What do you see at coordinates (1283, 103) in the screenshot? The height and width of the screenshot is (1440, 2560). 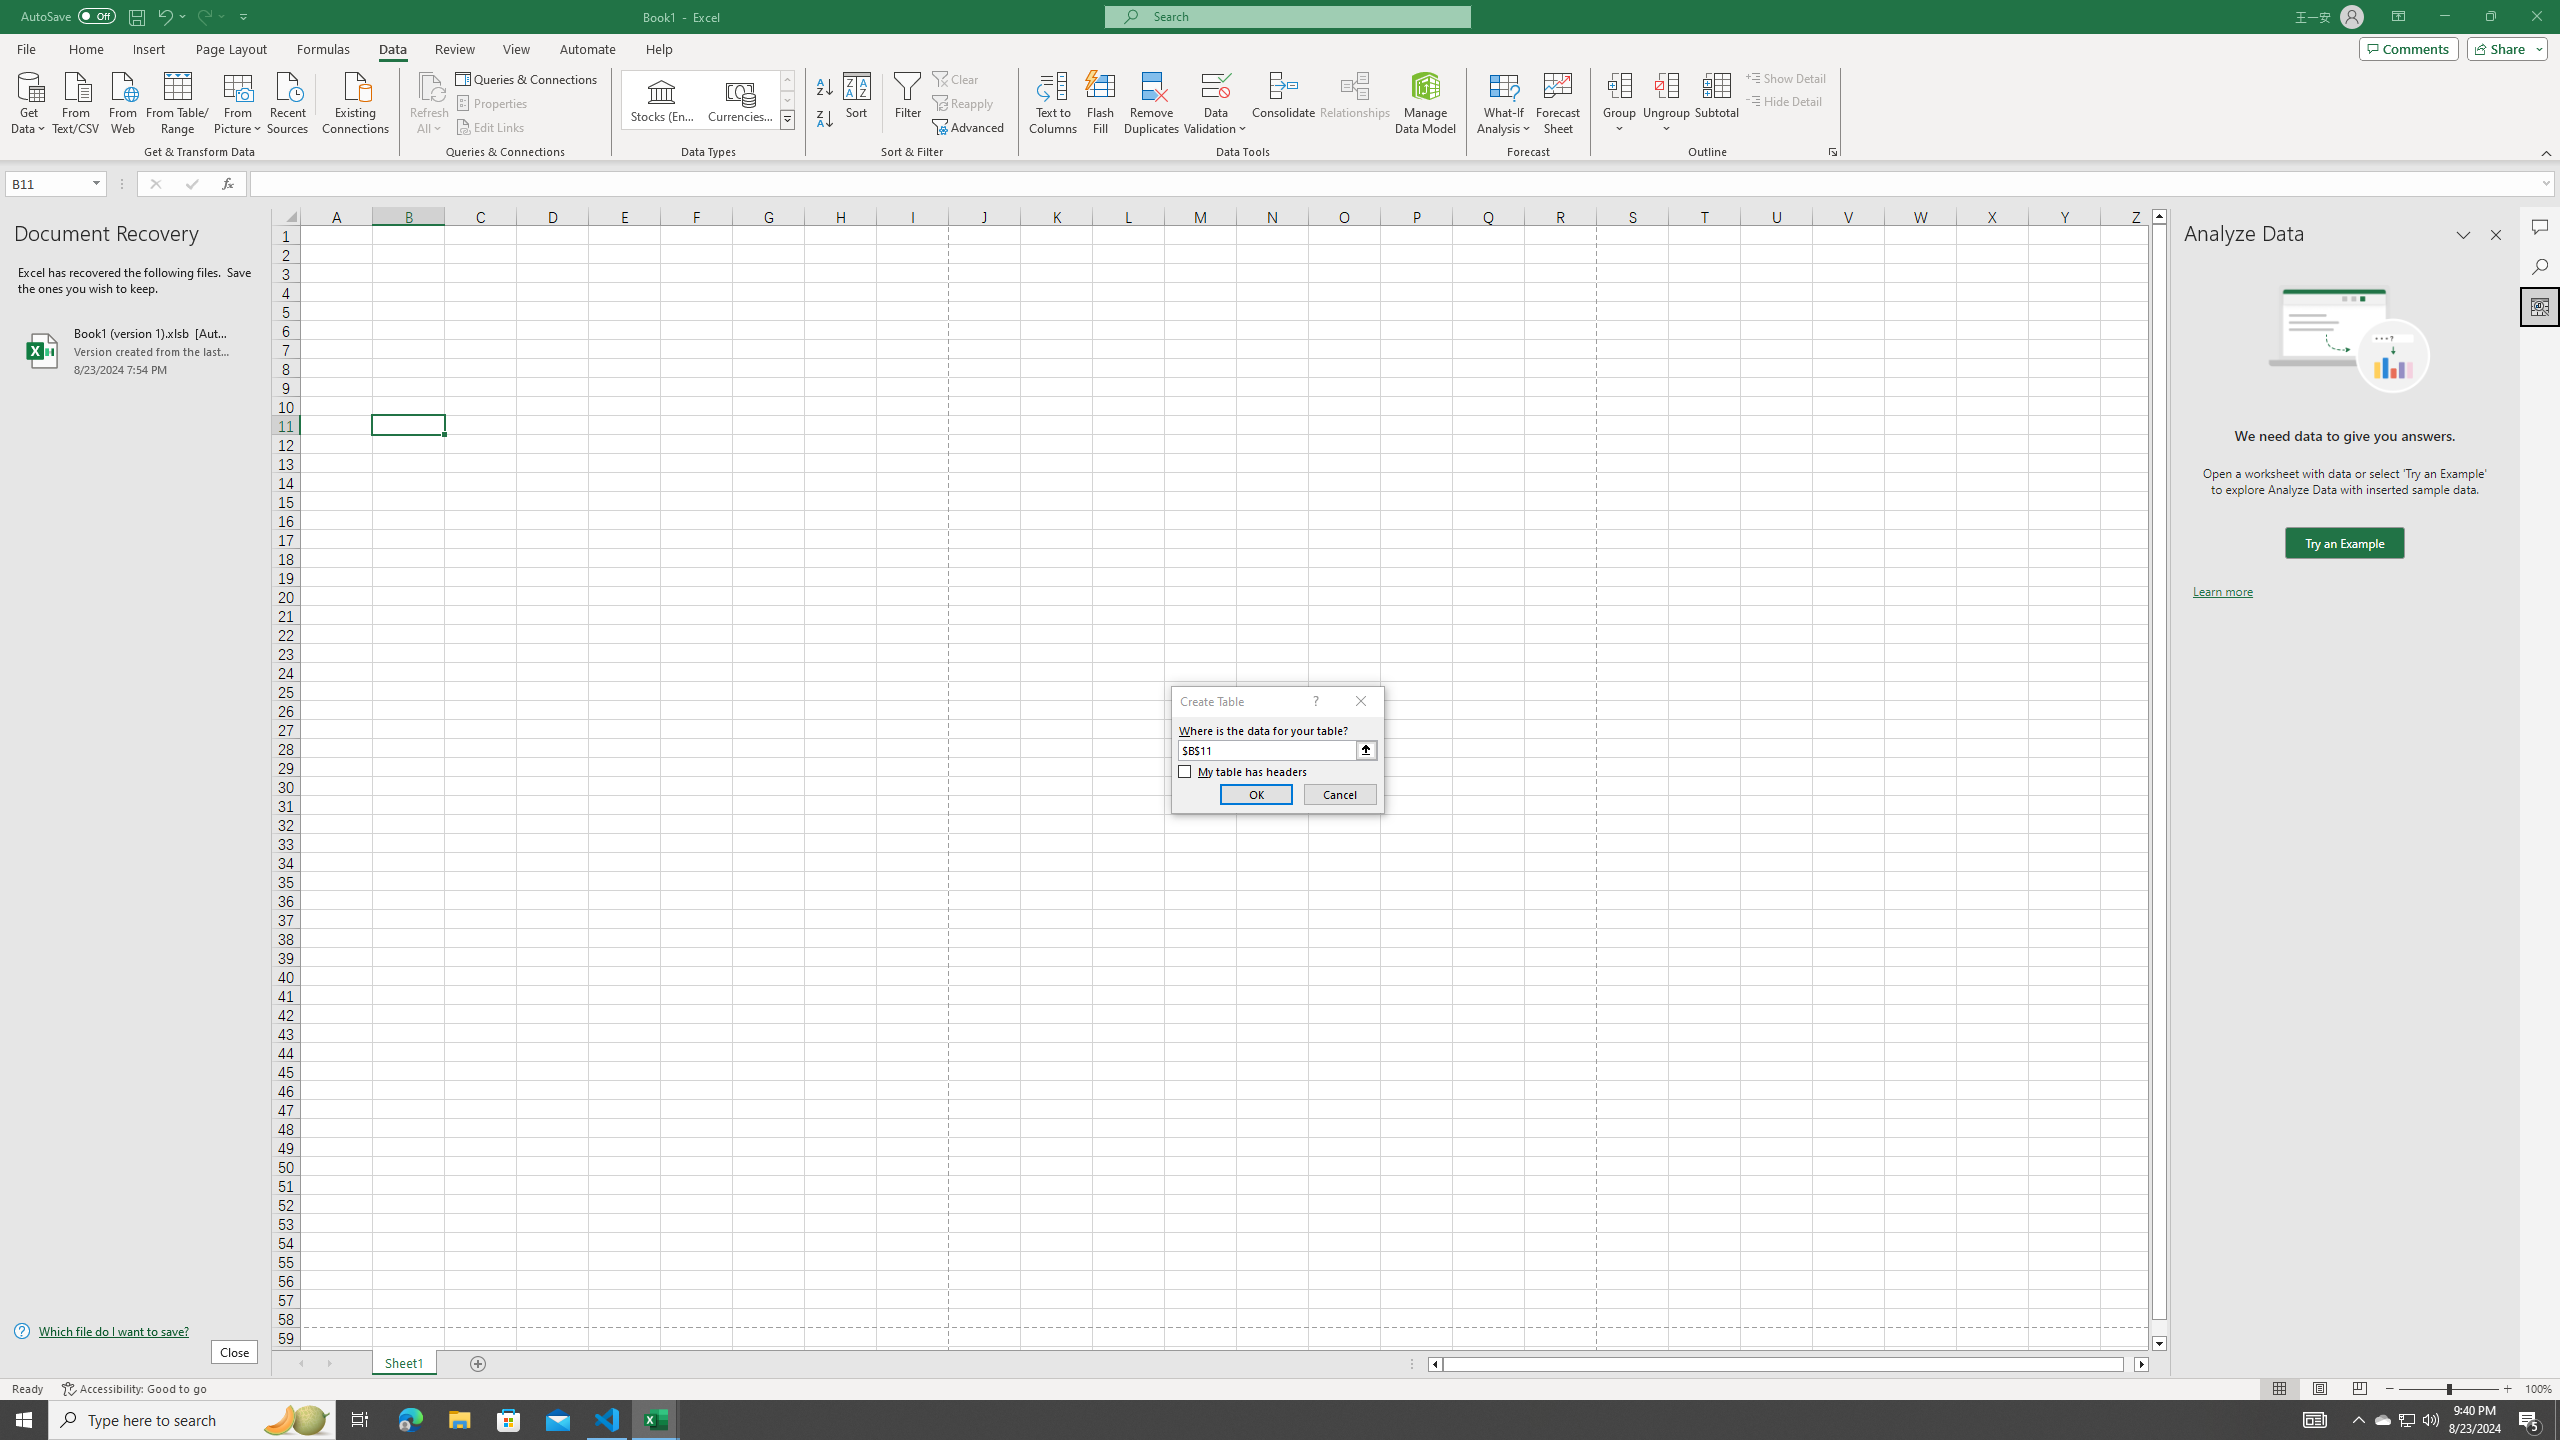 I see `'Consolidate...'` at bounding box center [1283, 103].